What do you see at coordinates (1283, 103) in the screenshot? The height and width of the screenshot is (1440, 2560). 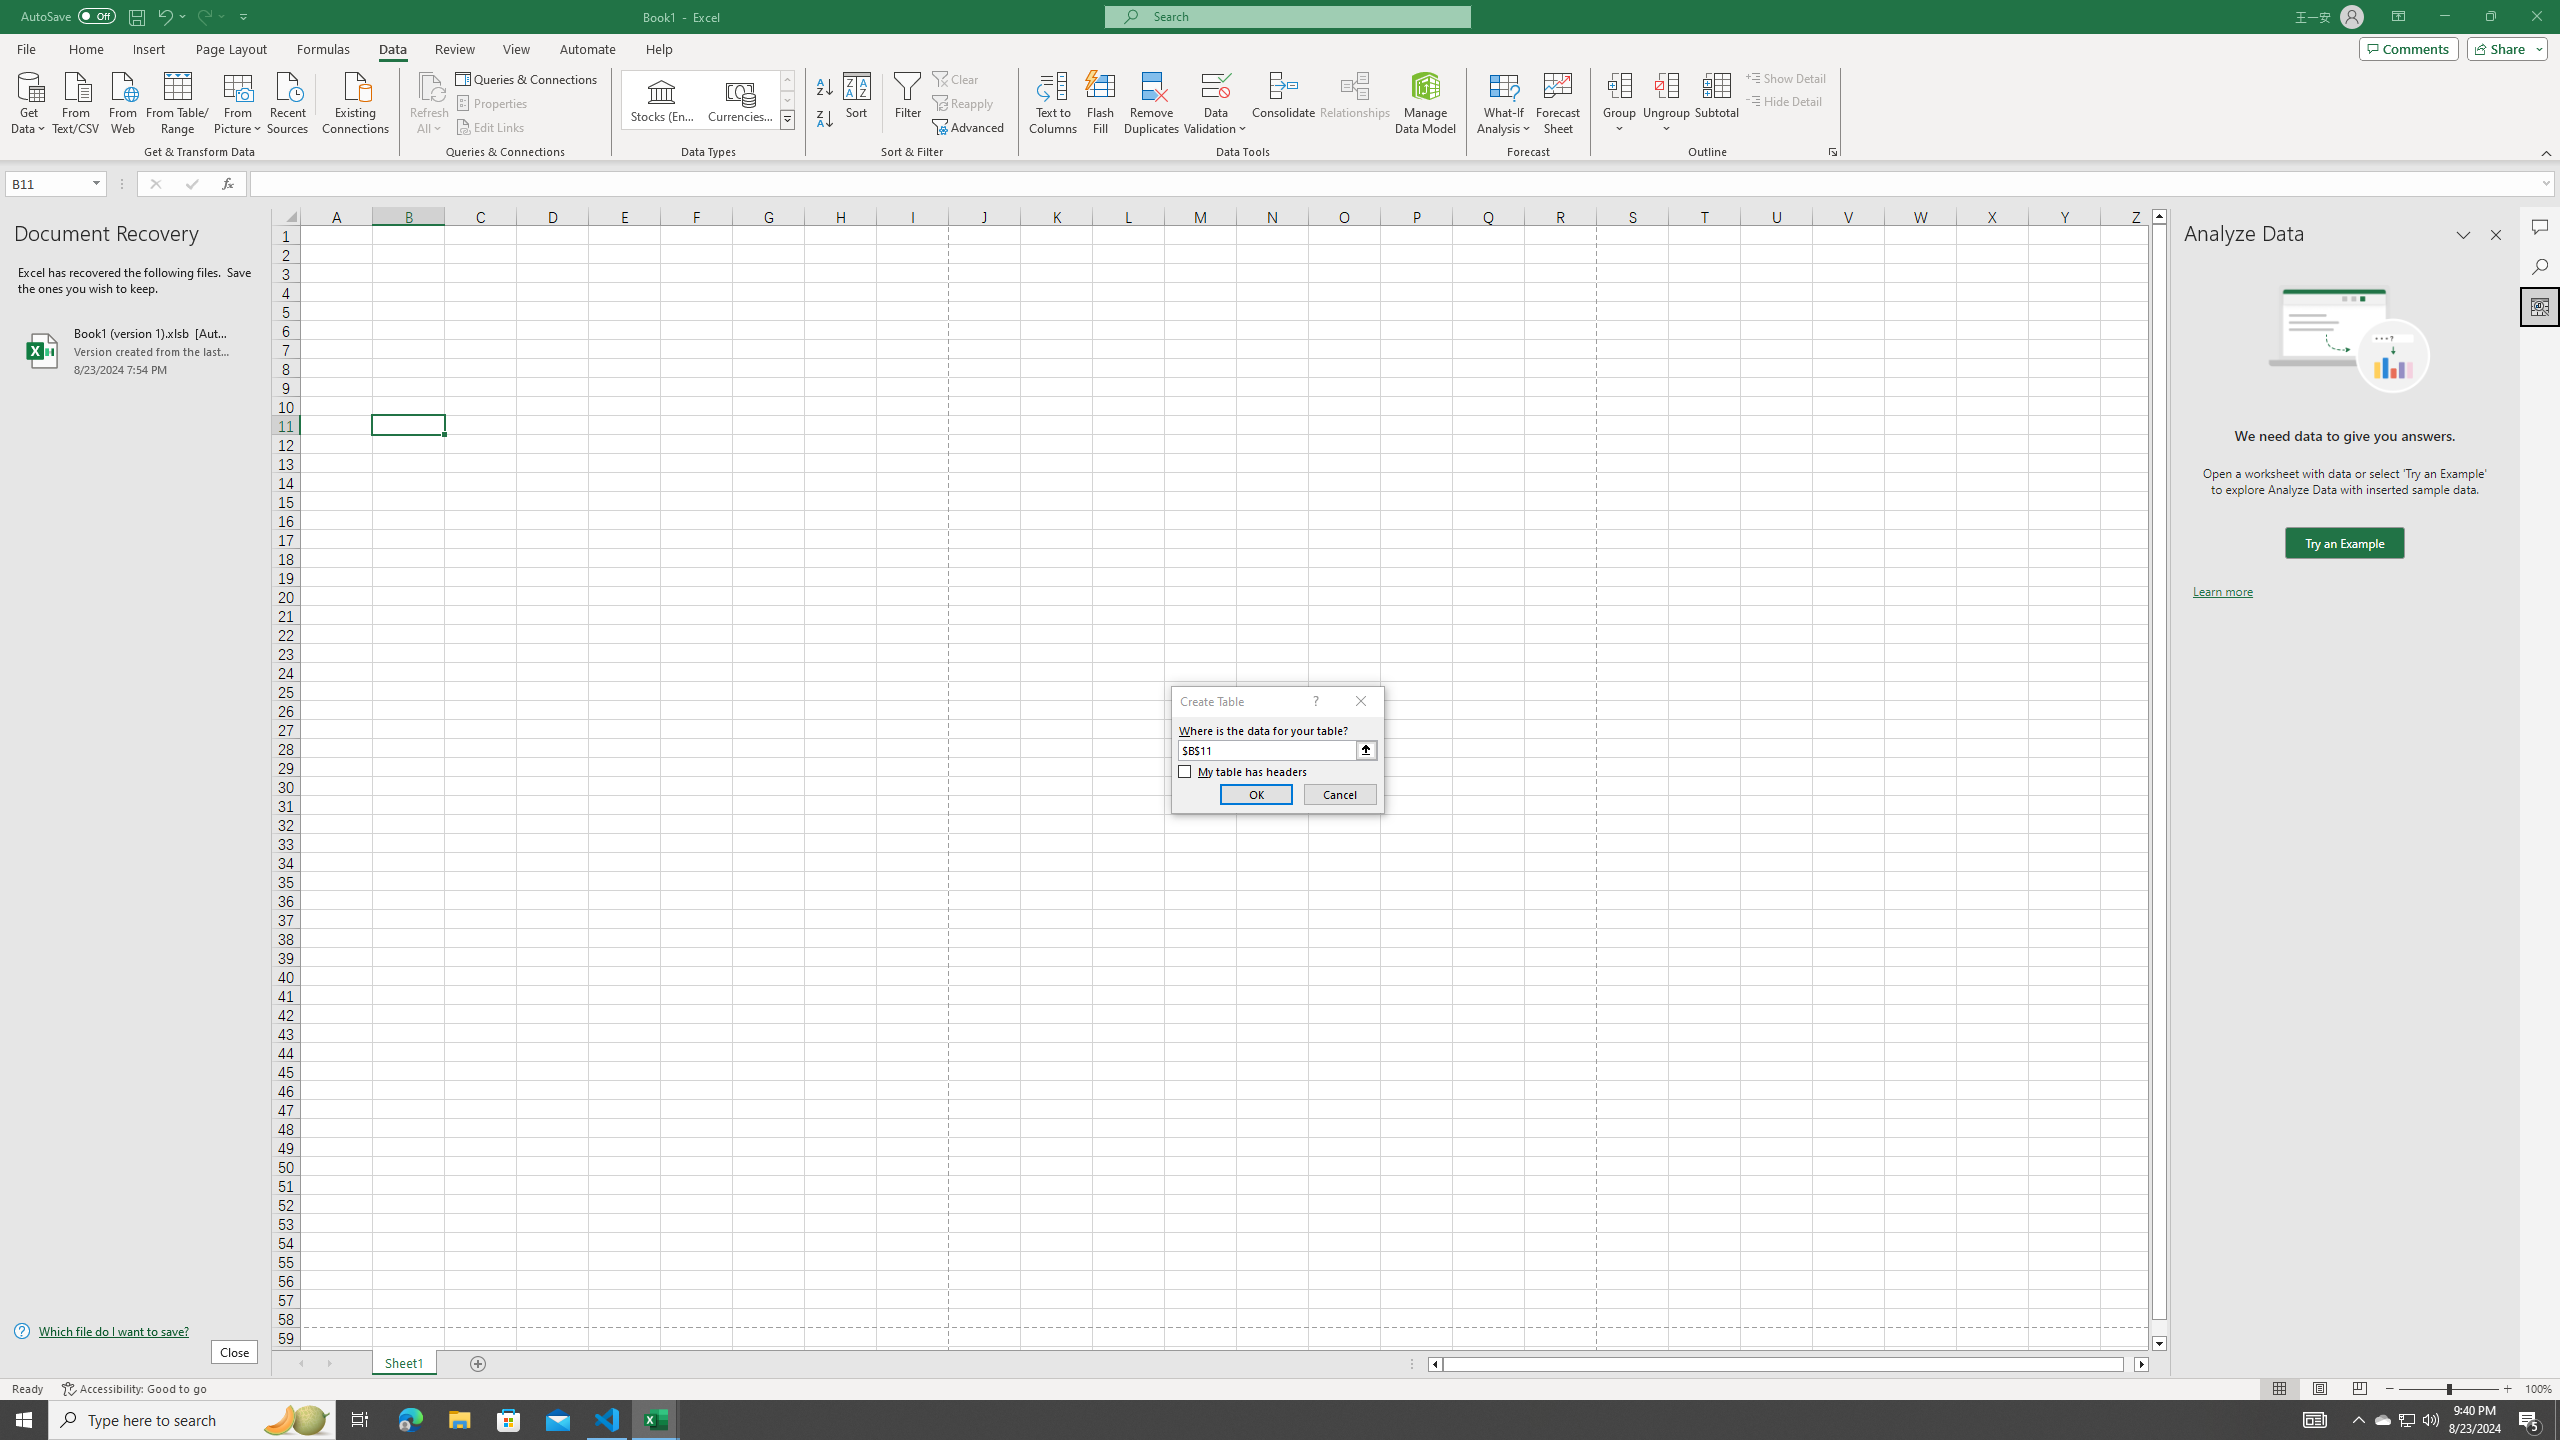 I see `'Consolidate...'` at bounding box center [1283, 103].